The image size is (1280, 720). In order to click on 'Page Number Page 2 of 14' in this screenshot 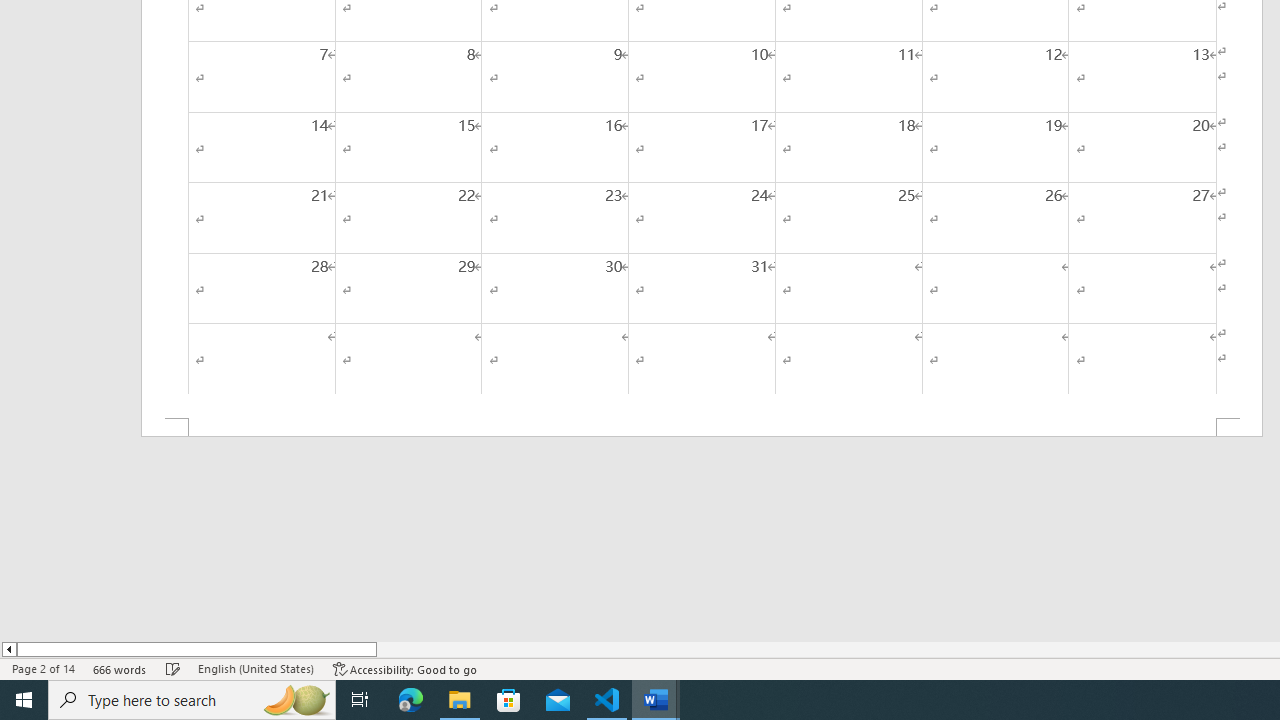, I will do `click(43, 669)`.